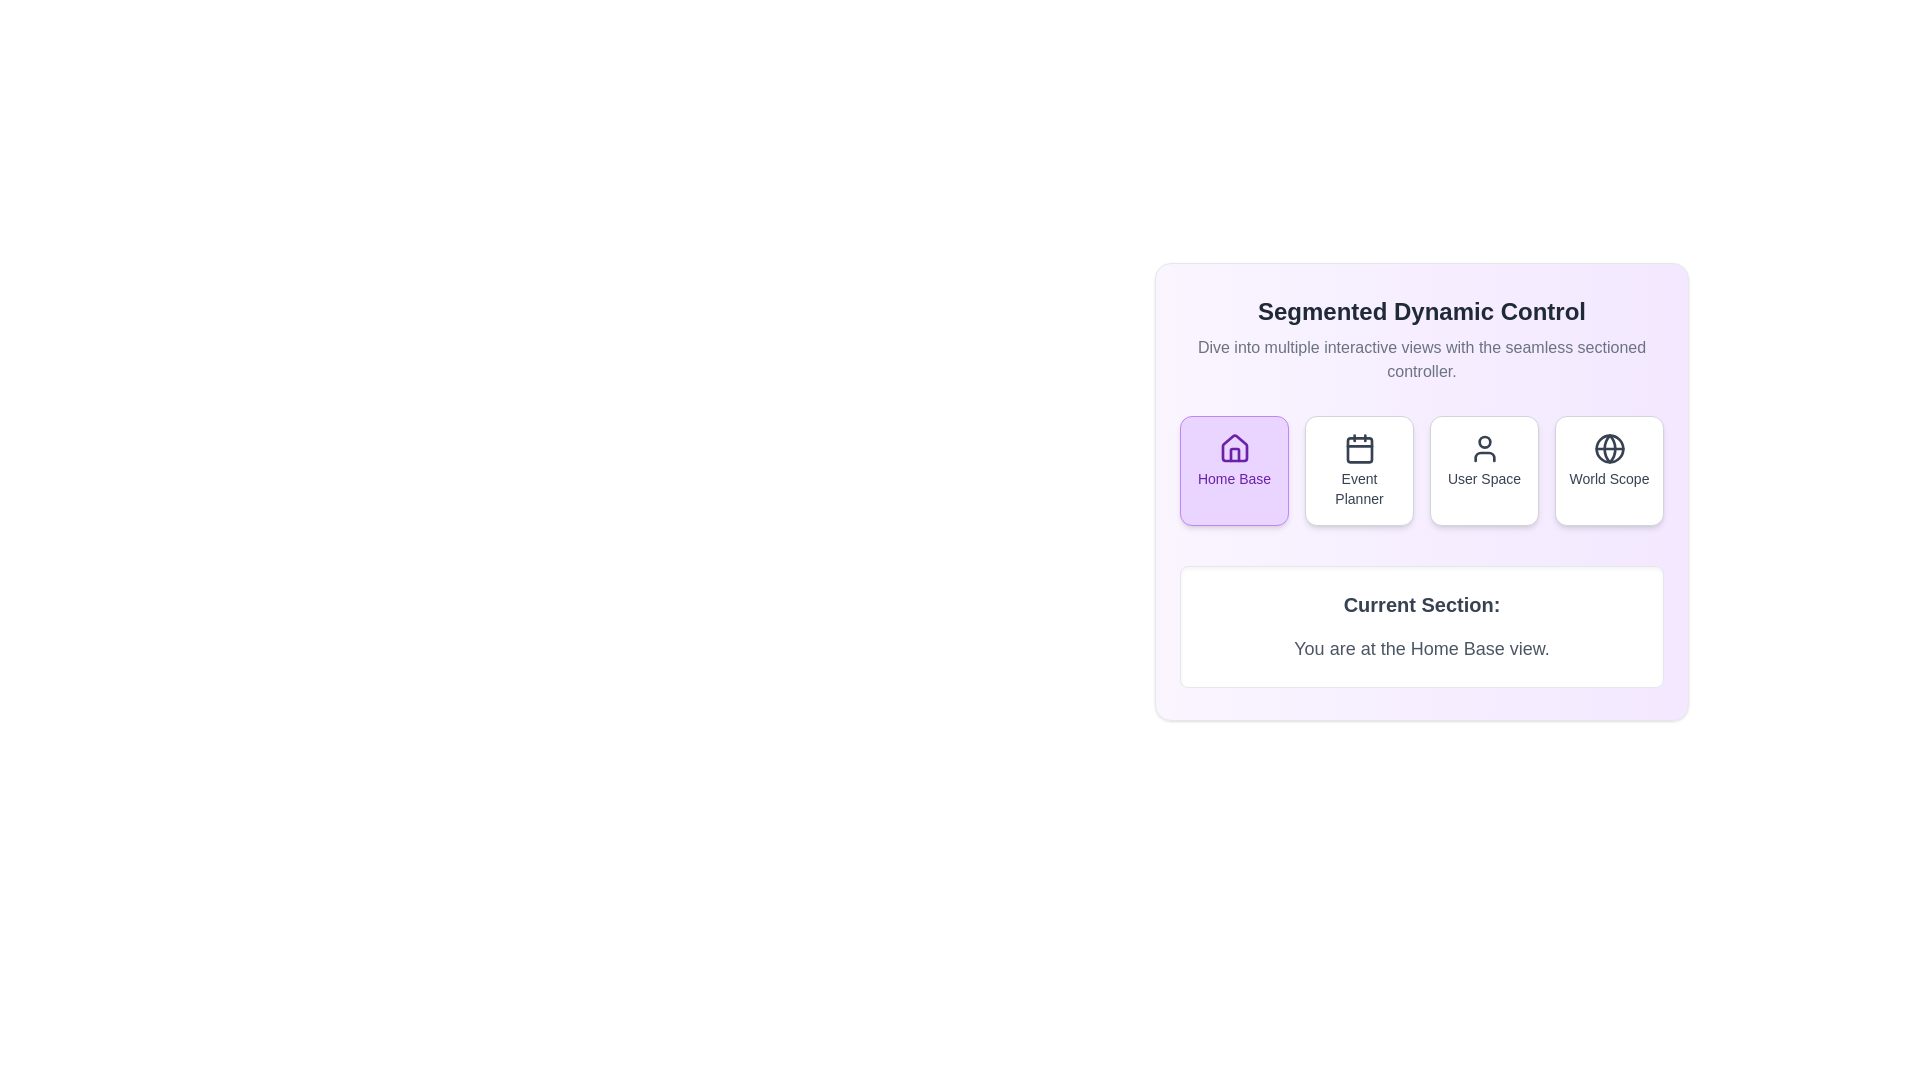  Describe the element at coordinates (1609, 447) in the screenshot. I see `the globe icon located within the 'World Scope' button at the bottom of the 'Segmented Dynamic Control' section` at that location.